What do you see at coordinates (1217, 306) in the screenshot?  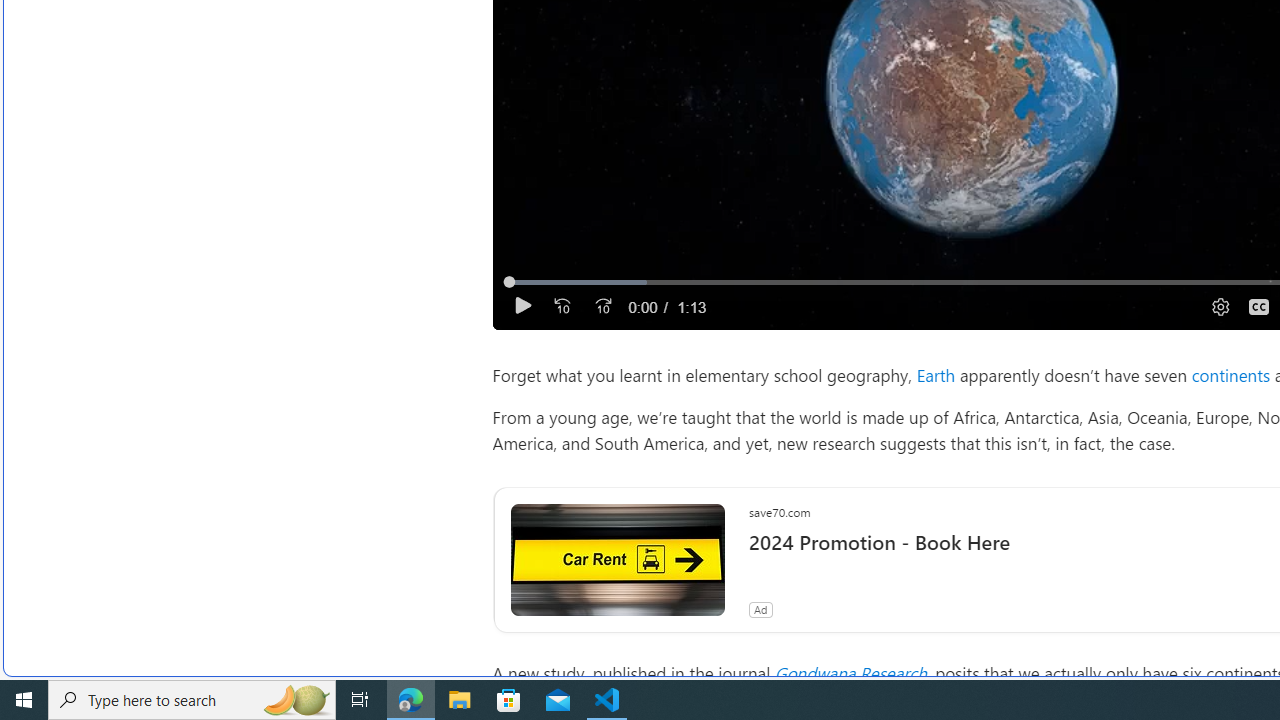 I see `'Quality Settings'` at bounding box center [1217, 306].